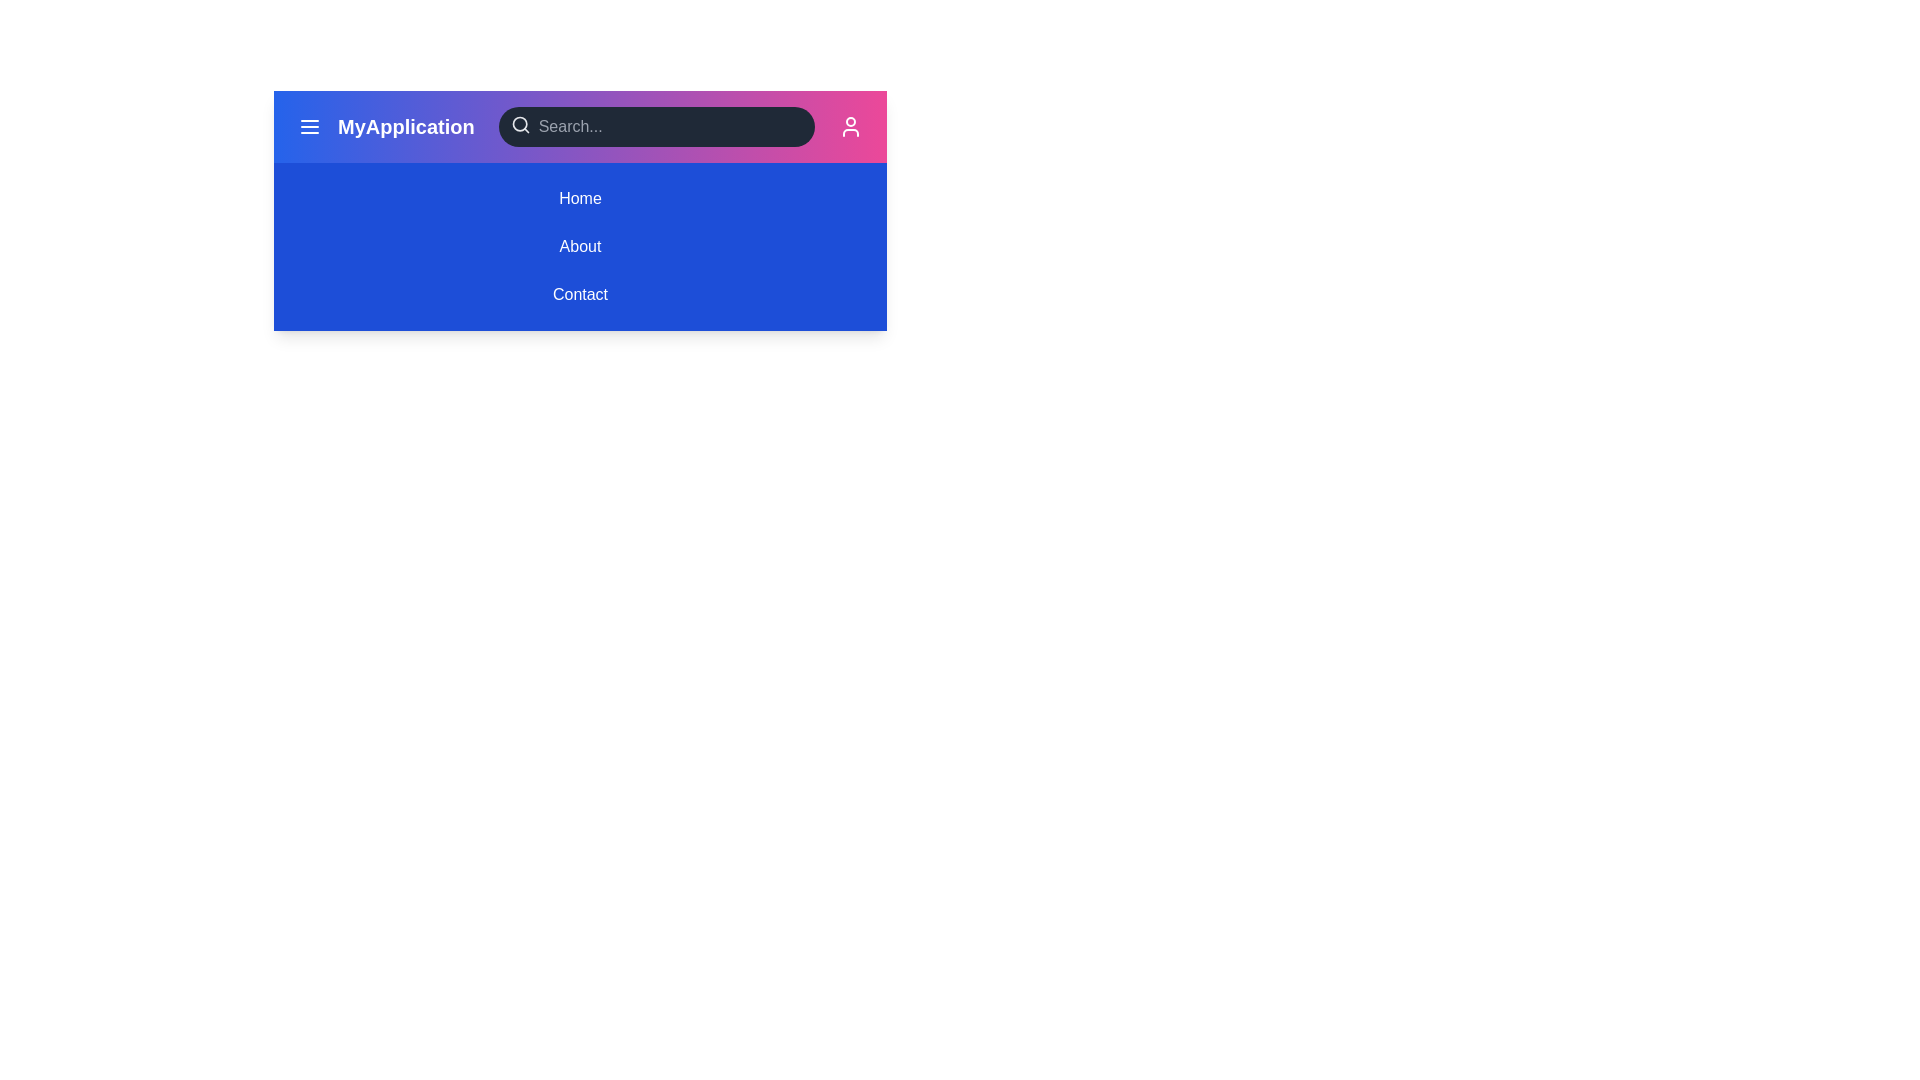  I want to click on the menu item About to navigate to the corresponding section, so click(579, 245).